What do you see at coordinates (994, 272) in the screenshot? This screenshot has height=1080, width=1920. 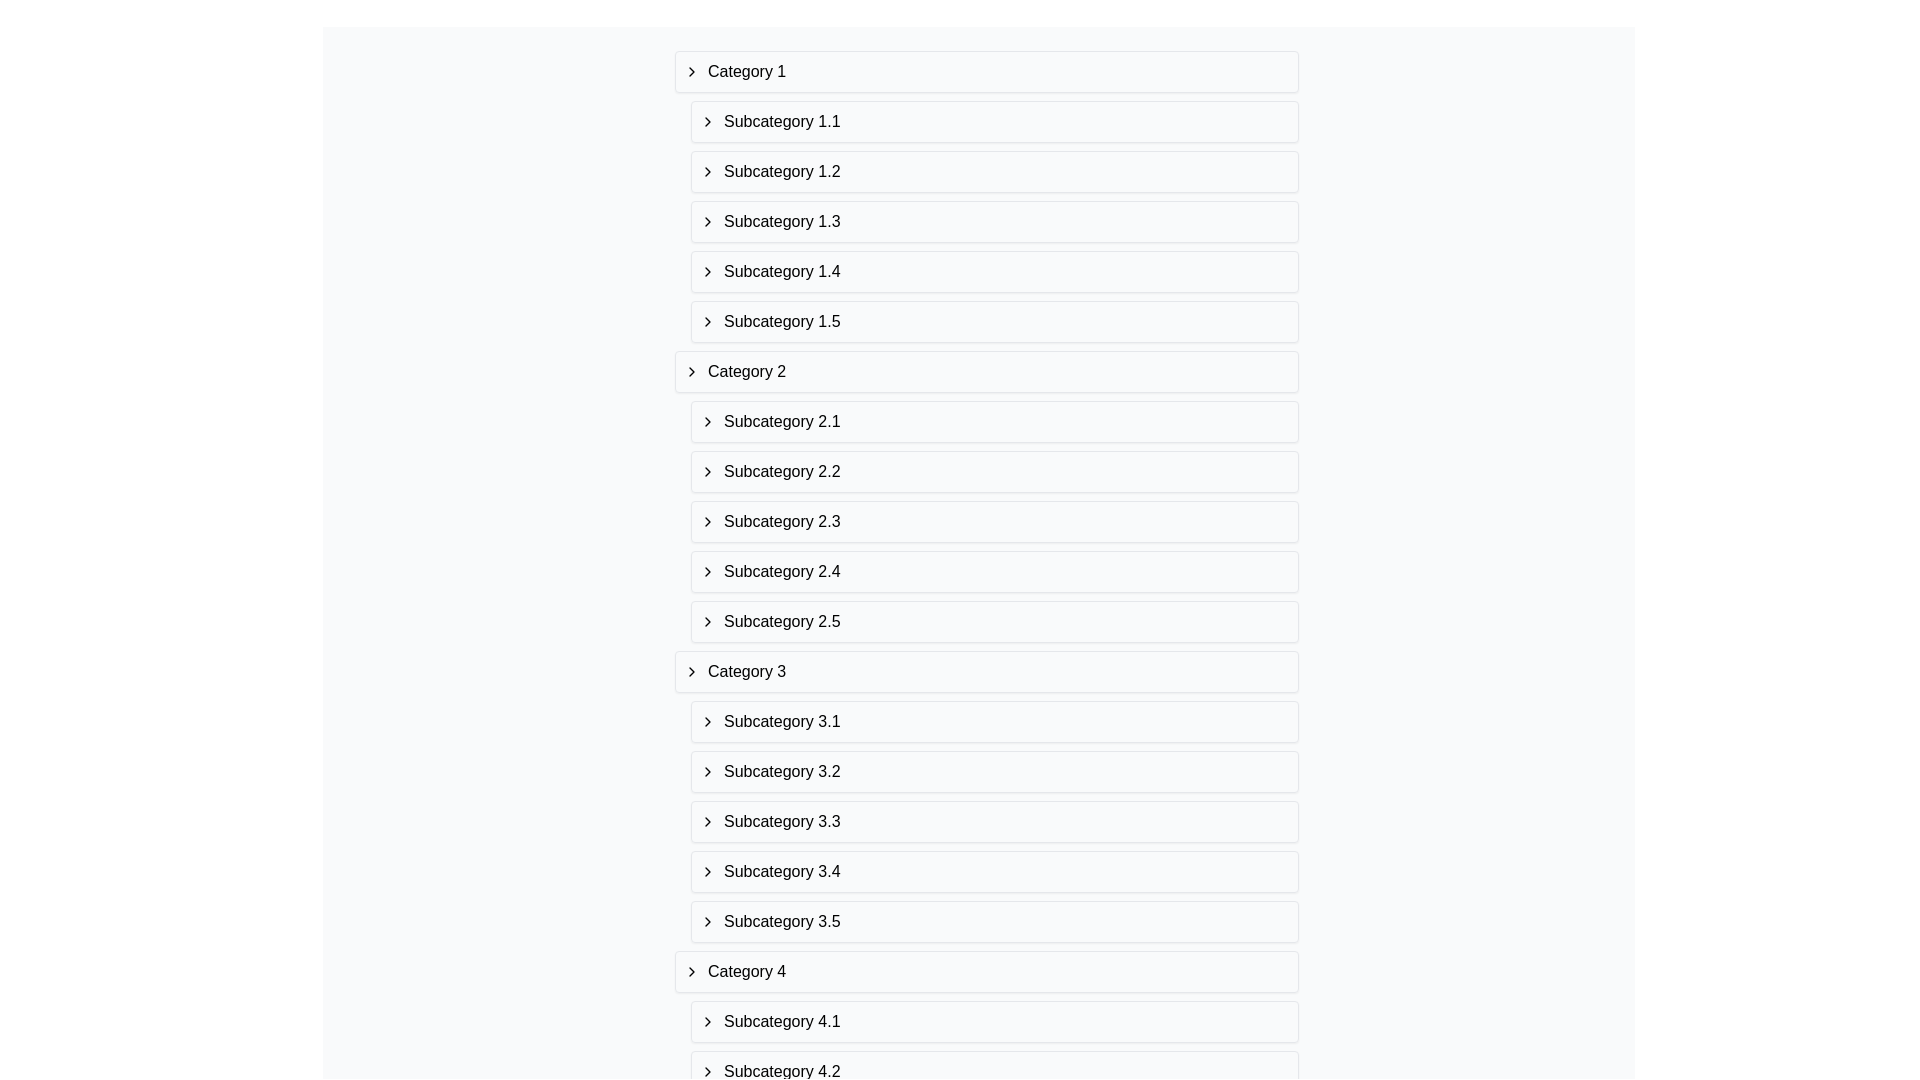 I see `the fourth list item under 'Category 1' labeled 'Subcategory 1.4'` at bounding box center [994, 272].